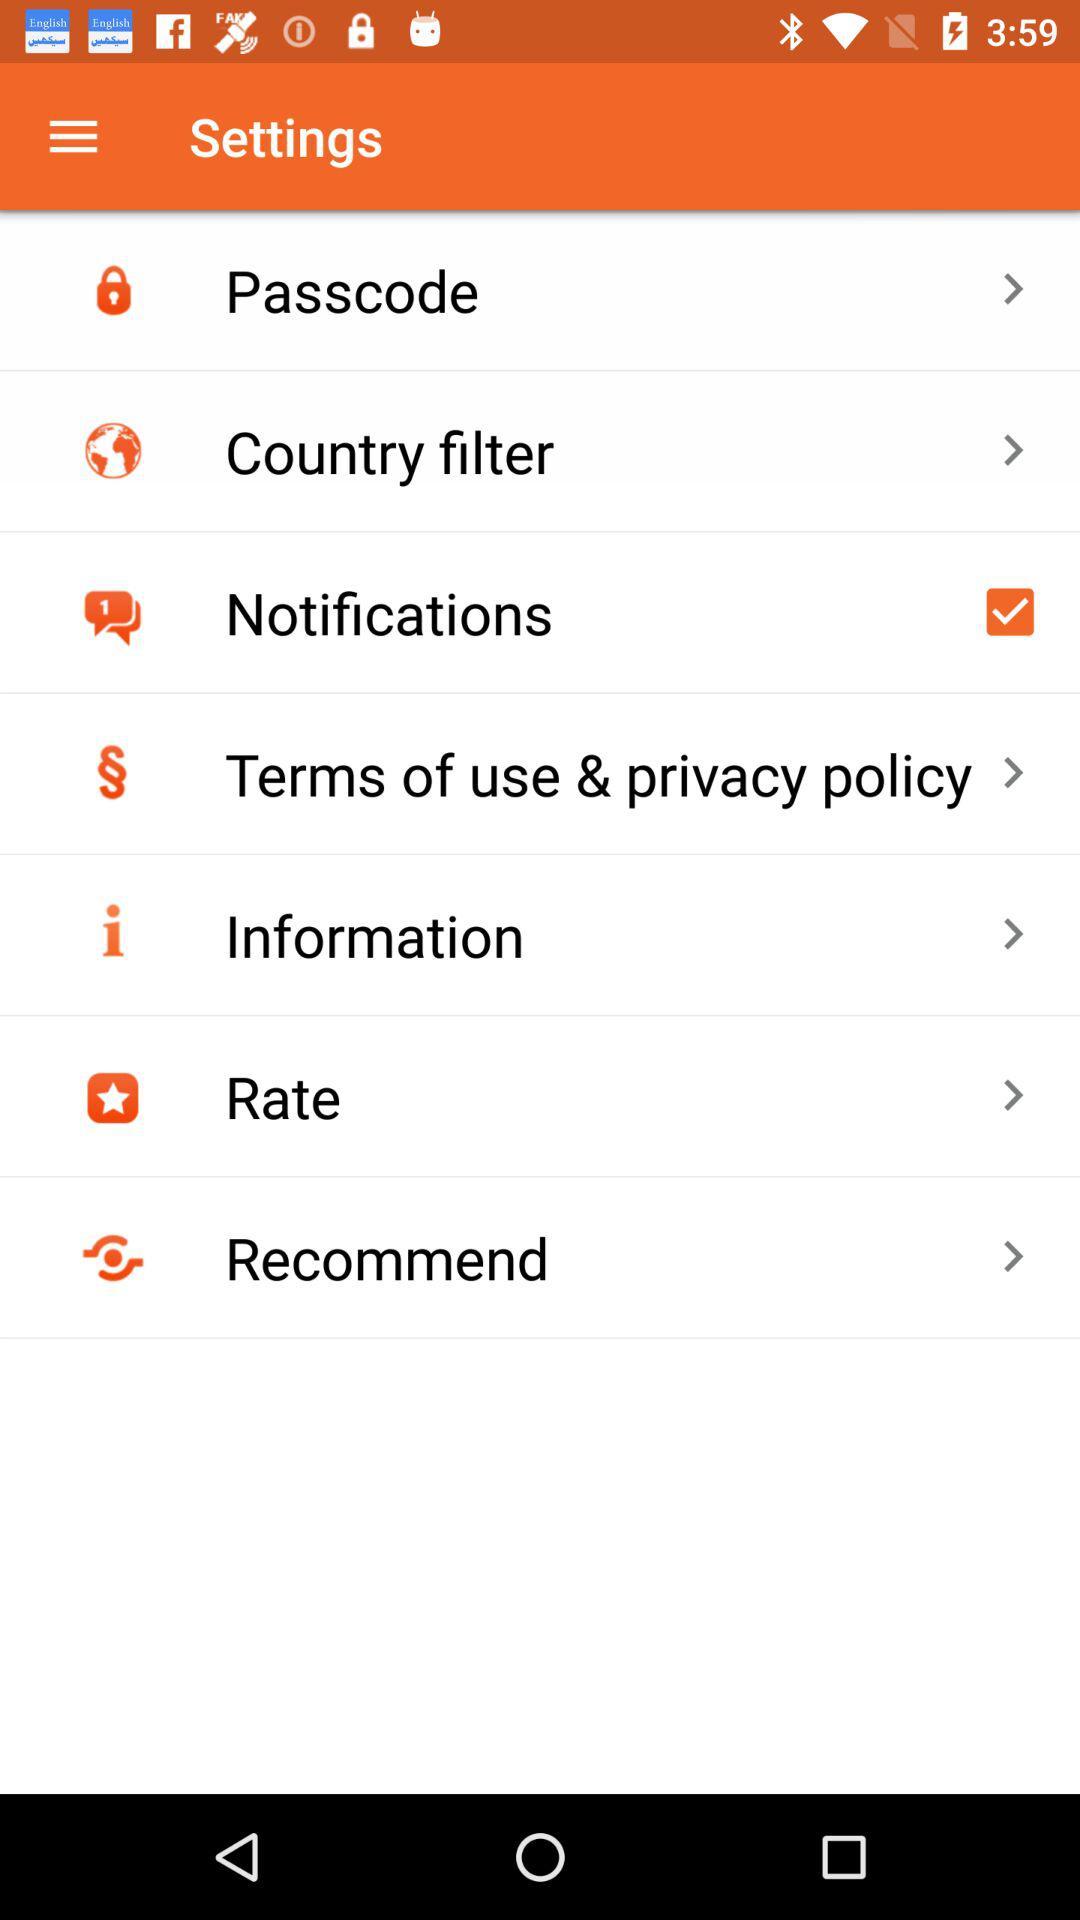  I want to click on enable/disable notifications, so click(1010, 610).